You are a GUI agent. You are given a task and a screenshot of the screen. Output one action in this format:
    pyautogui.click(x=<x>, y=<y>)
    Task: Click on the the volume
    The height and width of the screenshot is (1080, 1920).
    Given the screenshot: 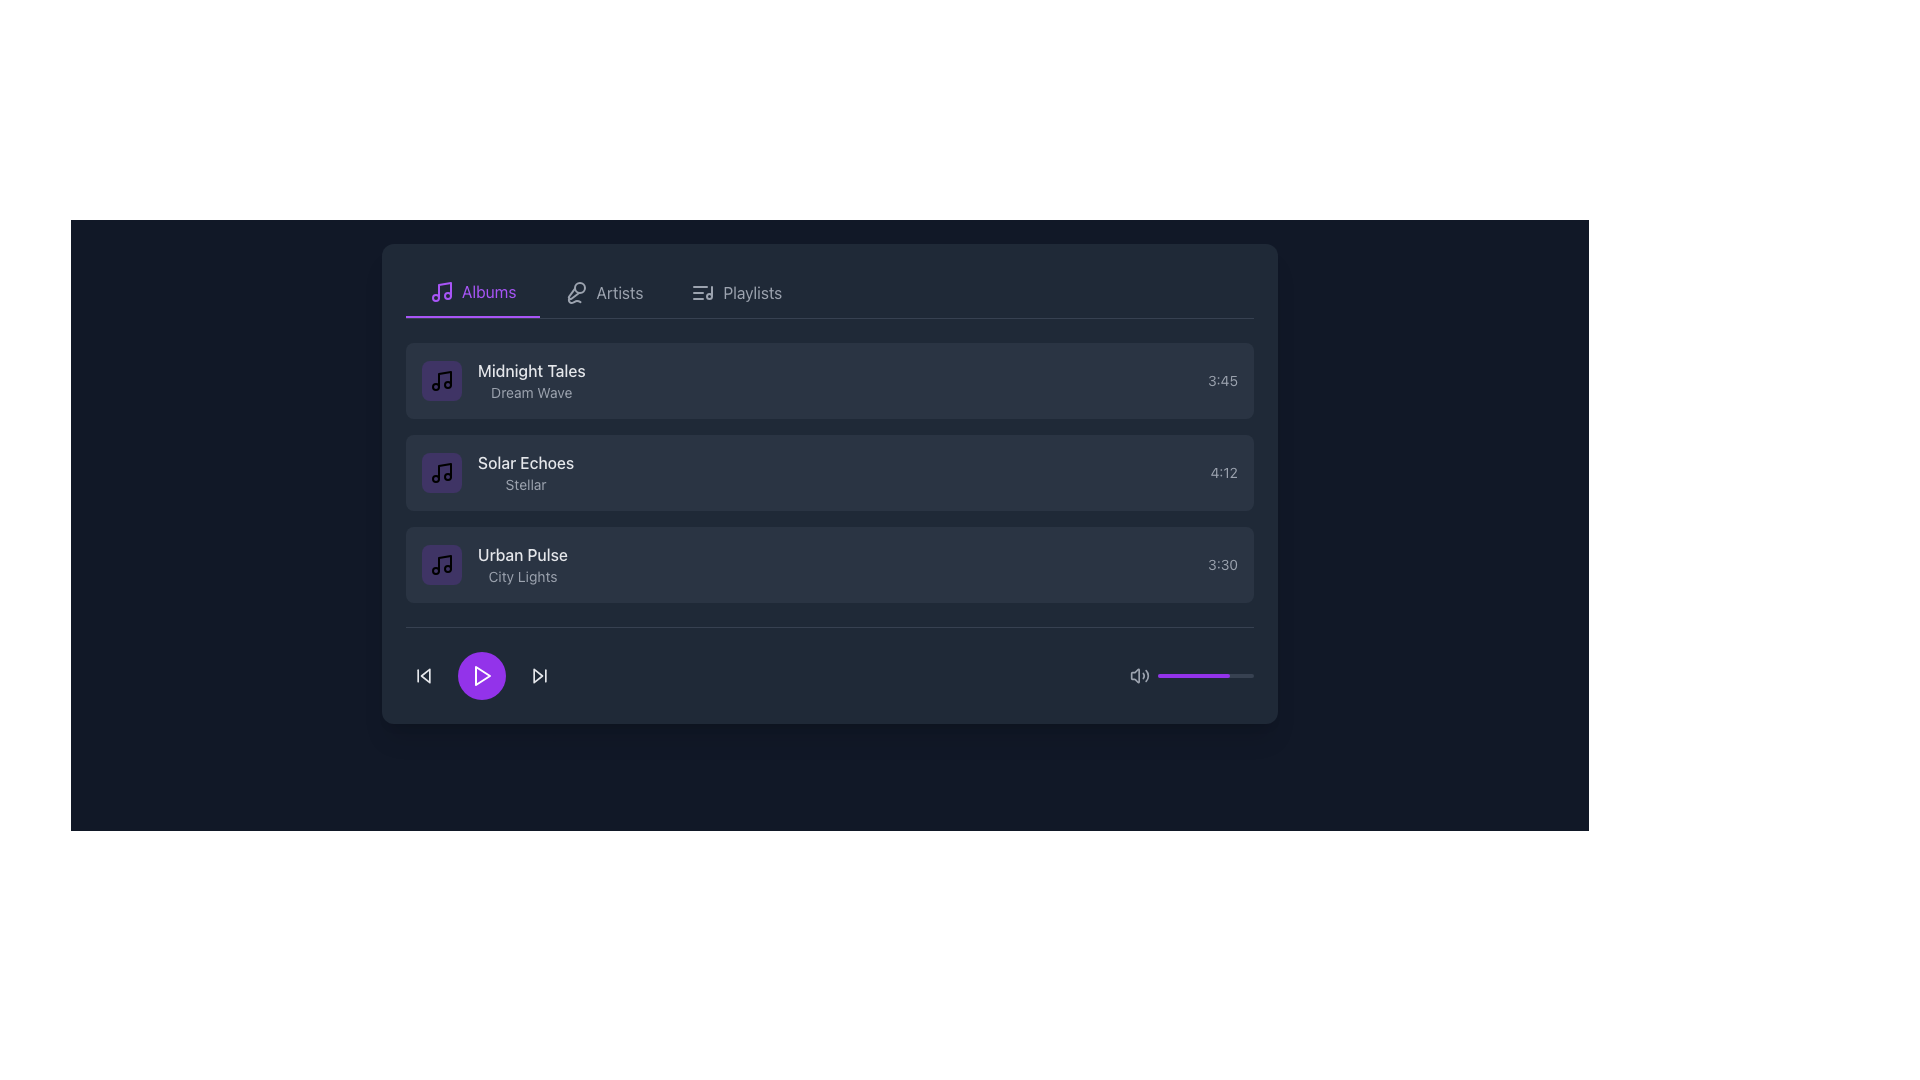 What is the action you would take?
    pyautogui.click(x=1251, y=675)
    